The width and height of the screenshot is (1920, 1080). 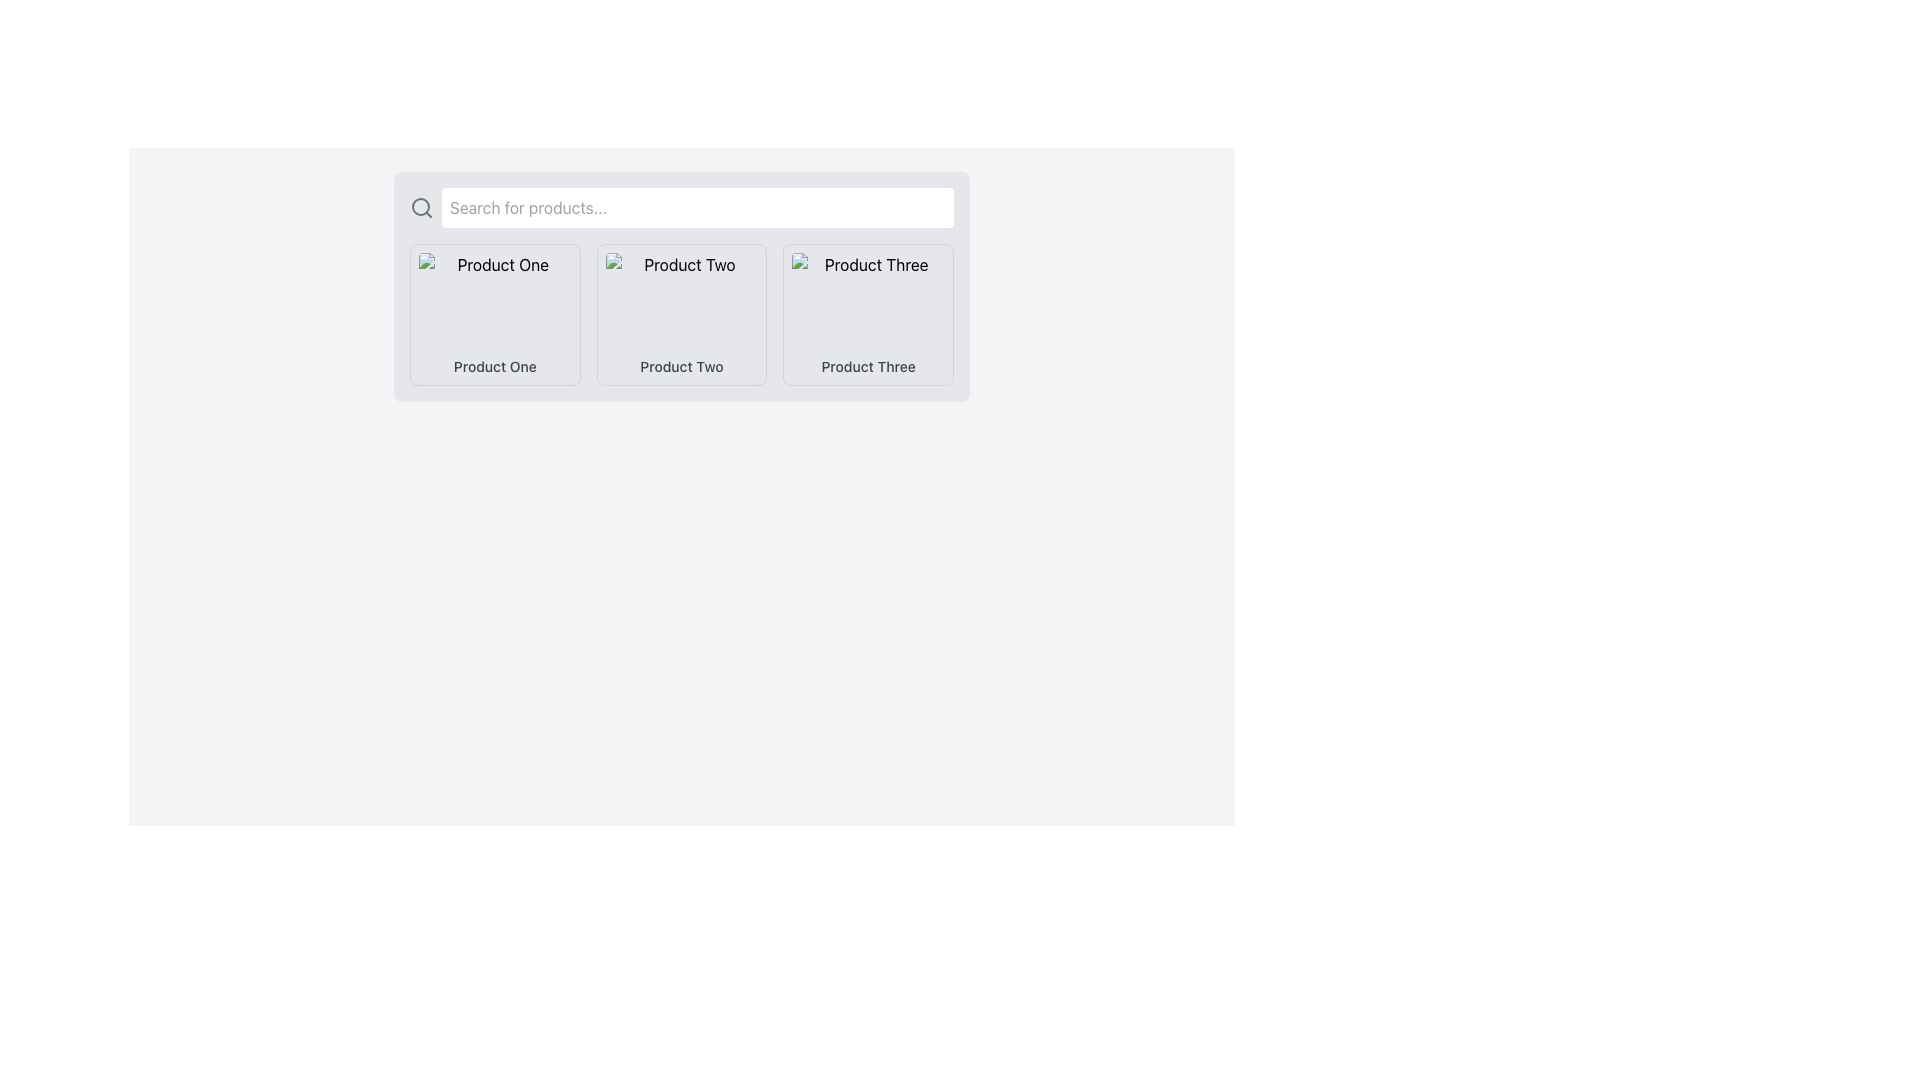 What do you see at coordinates (681, 300) in the screenshot?
I see `the image representing 'Product Two', which serves as a visual preview for user identification` at bounding box center [681, 300].